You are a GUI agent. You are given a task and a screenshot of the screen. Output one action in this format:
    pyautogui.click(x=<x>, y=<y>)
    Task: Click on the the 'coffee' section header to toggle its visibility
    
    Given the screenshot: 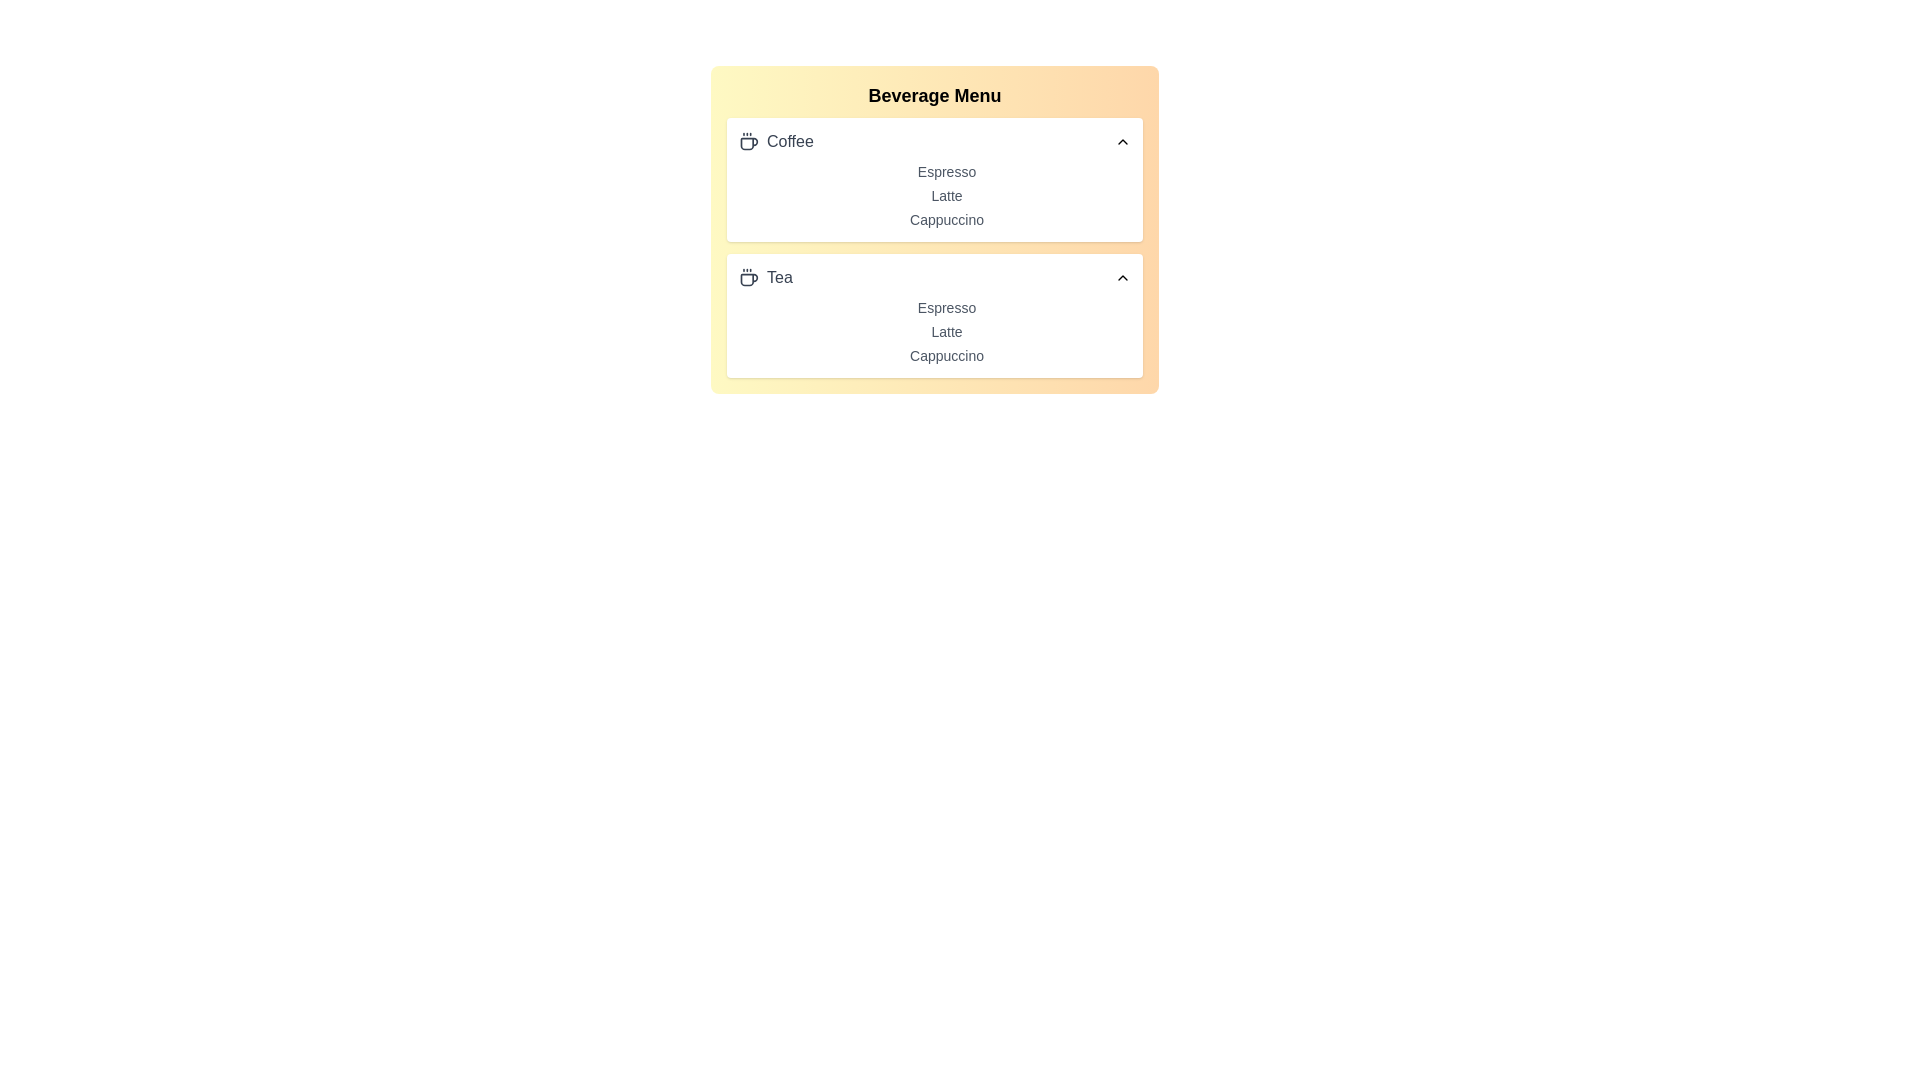 What is the action you would take?
    pyautogui.click(x=934, y=141)
    